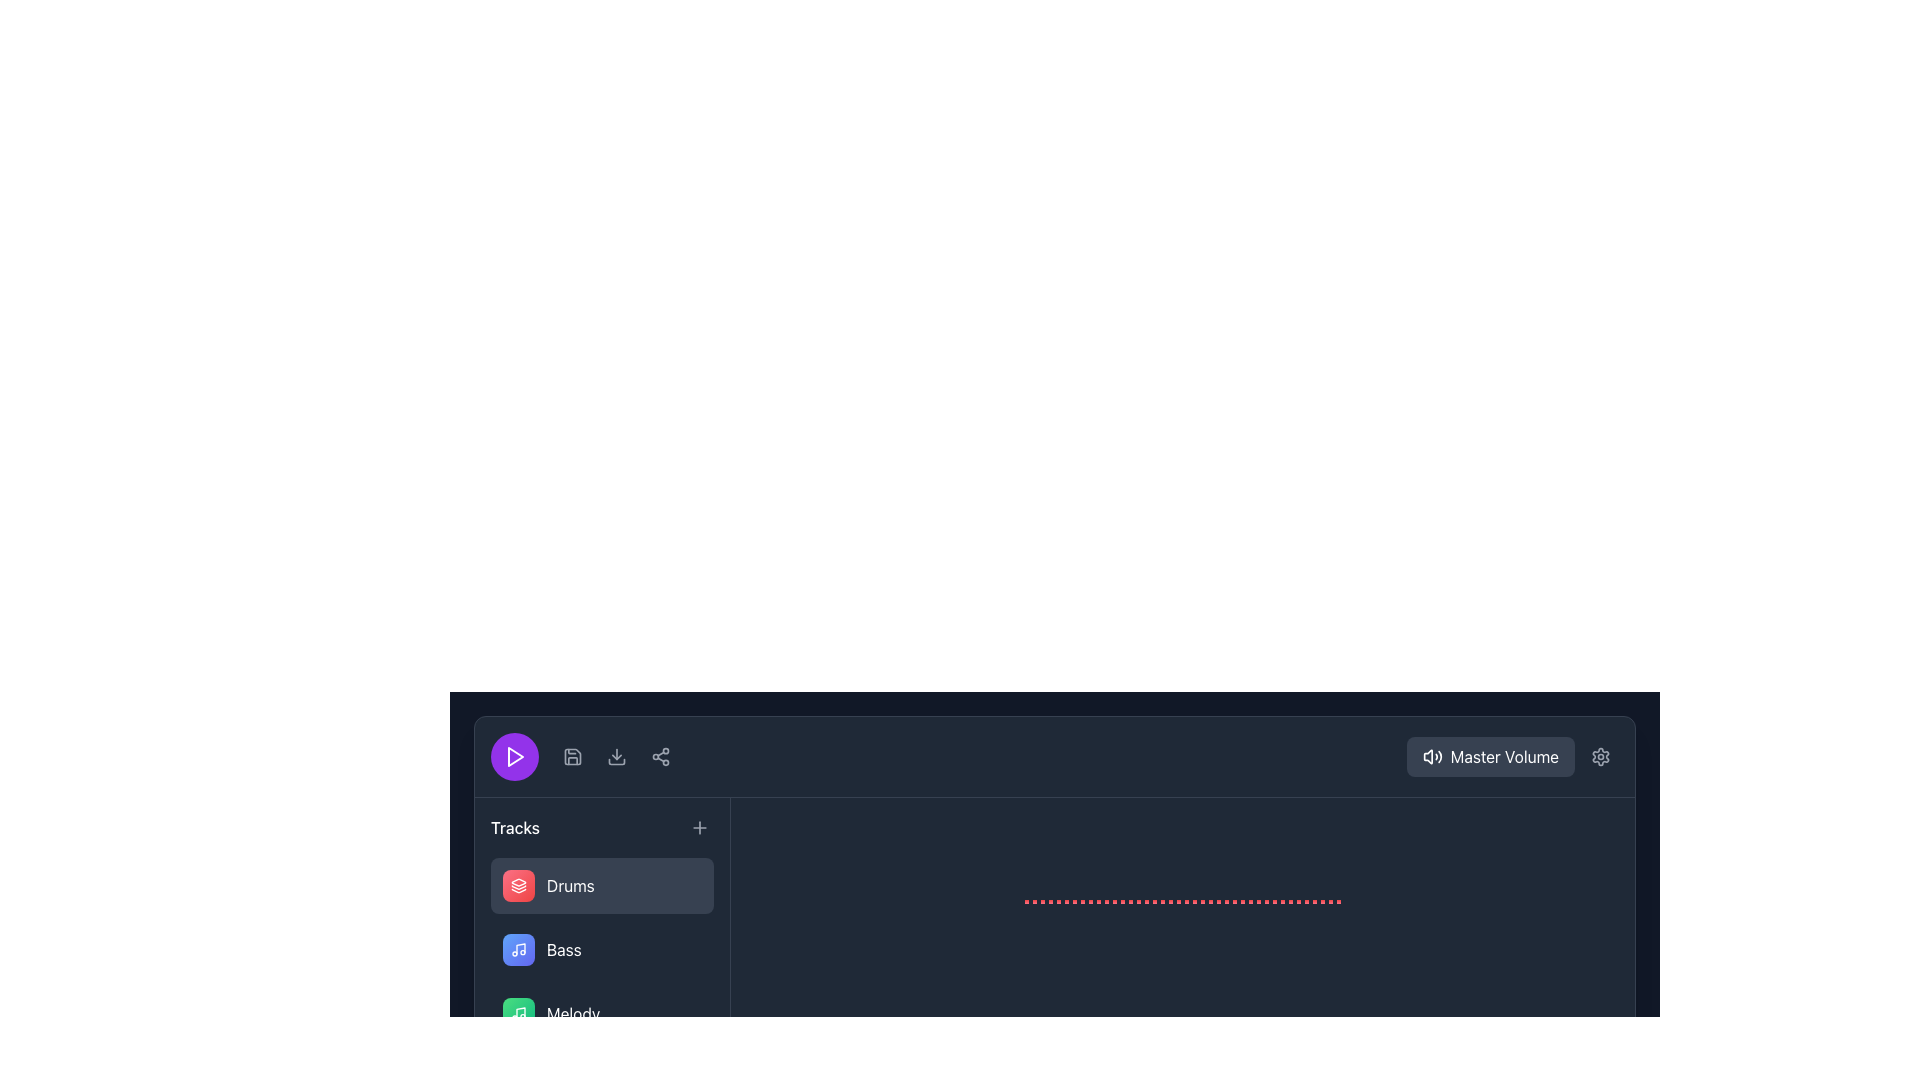 The width and height of the screenshot is (1920, 1080). Describe the element at coordinates (1182, 902) in the screenshot. I see `the graphical visualization component that serves as a visual depiction of data, centrally located and composed of small bars with varying heights` at that location.